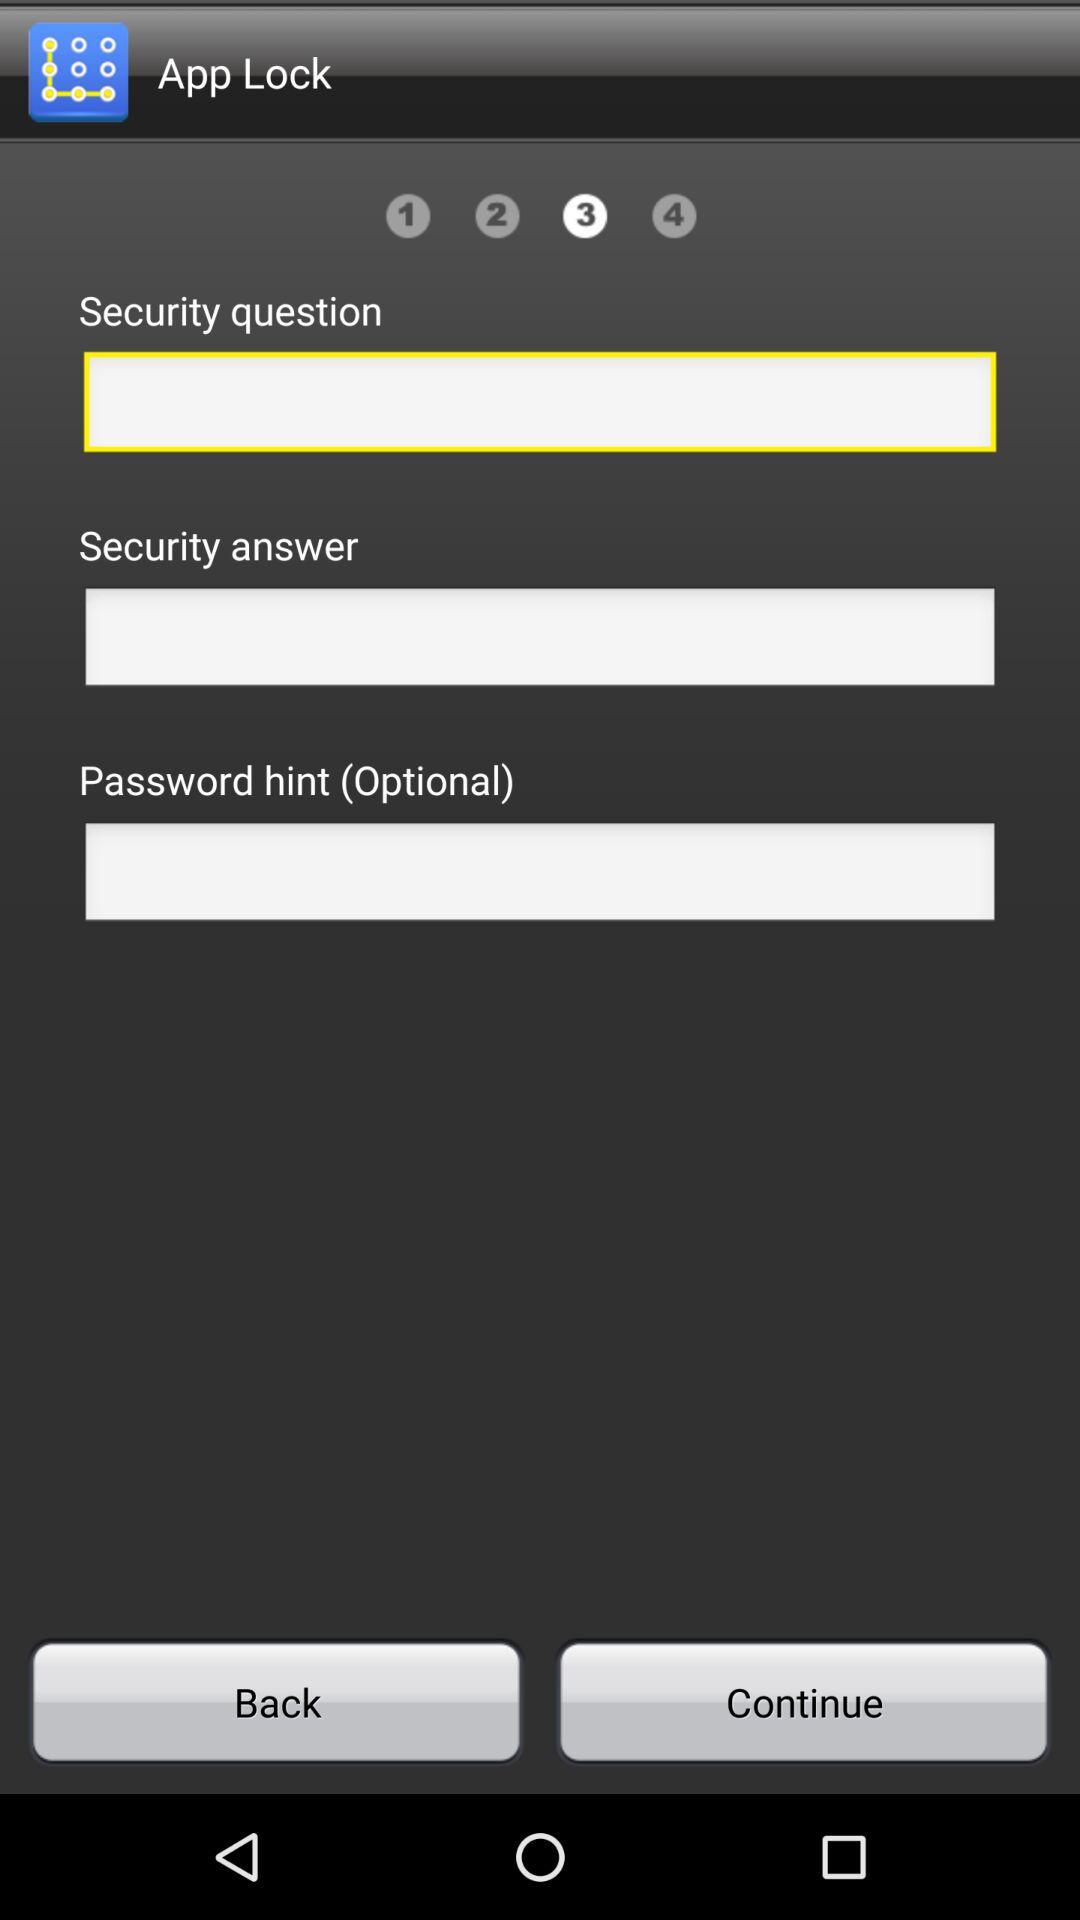 Image resolution: width=1080 pixels, height=1920 pixels. What do you see at coordinates (276, 1701) in the screenshot?
I see `back item` at bounding box center [276, 1701].